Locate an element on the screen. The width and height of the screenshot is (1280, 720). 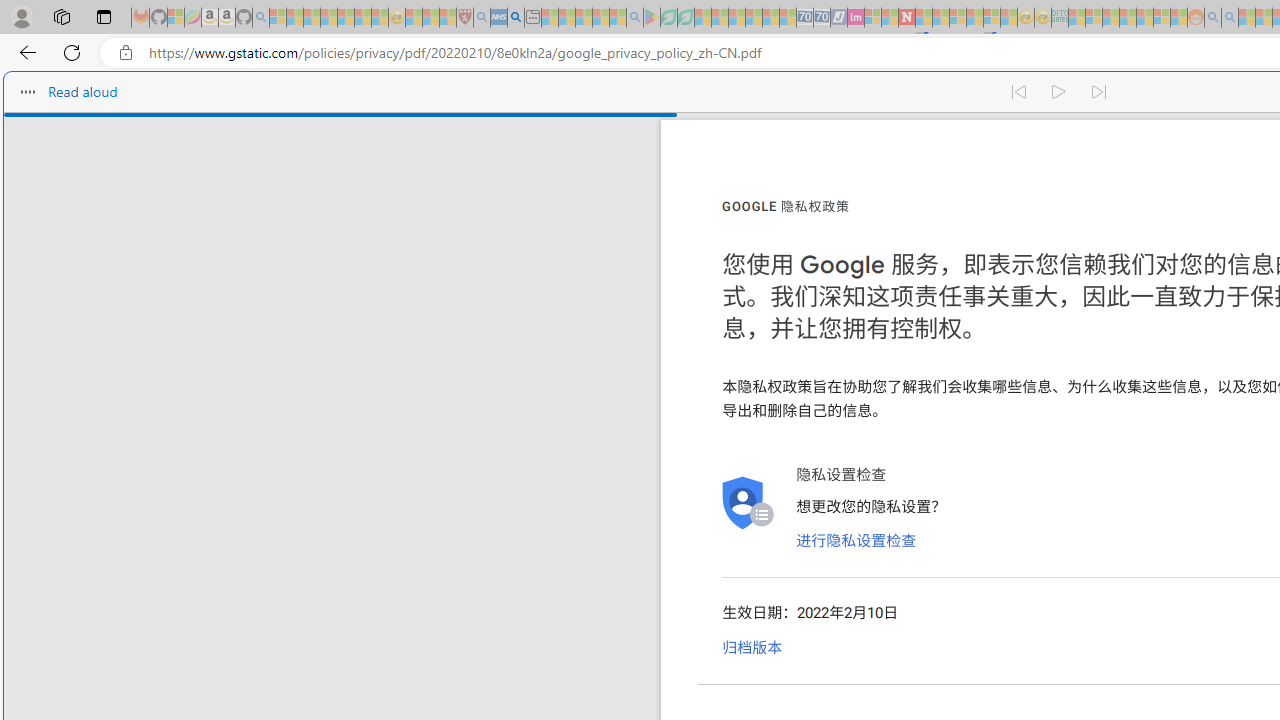
'Continue to read aloud (Ctrl+Shift+U)' is located at coordinates (1058, 92).